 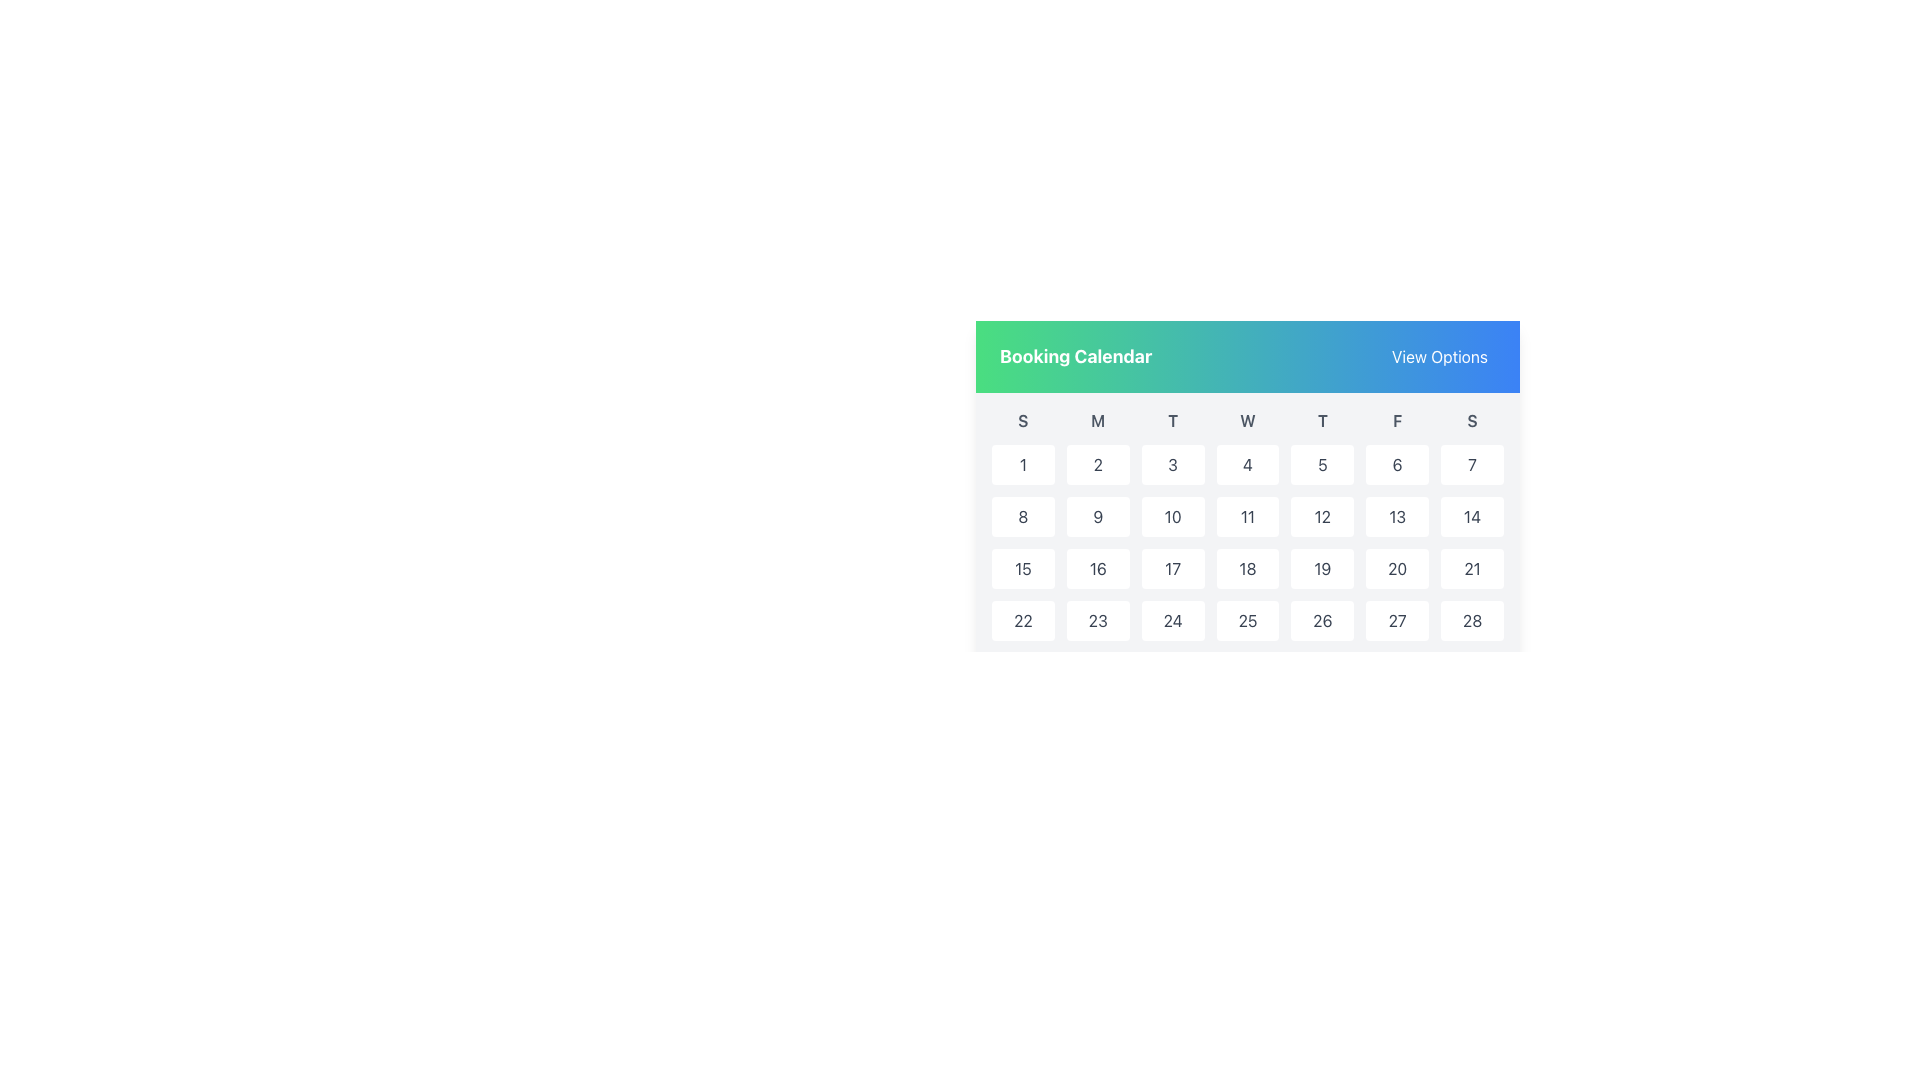 I want to click on the non-interactive text label indicating 'Sunday' in the weekly calendar, positioned as the last column in the top row, so click(x=1472, y=419).